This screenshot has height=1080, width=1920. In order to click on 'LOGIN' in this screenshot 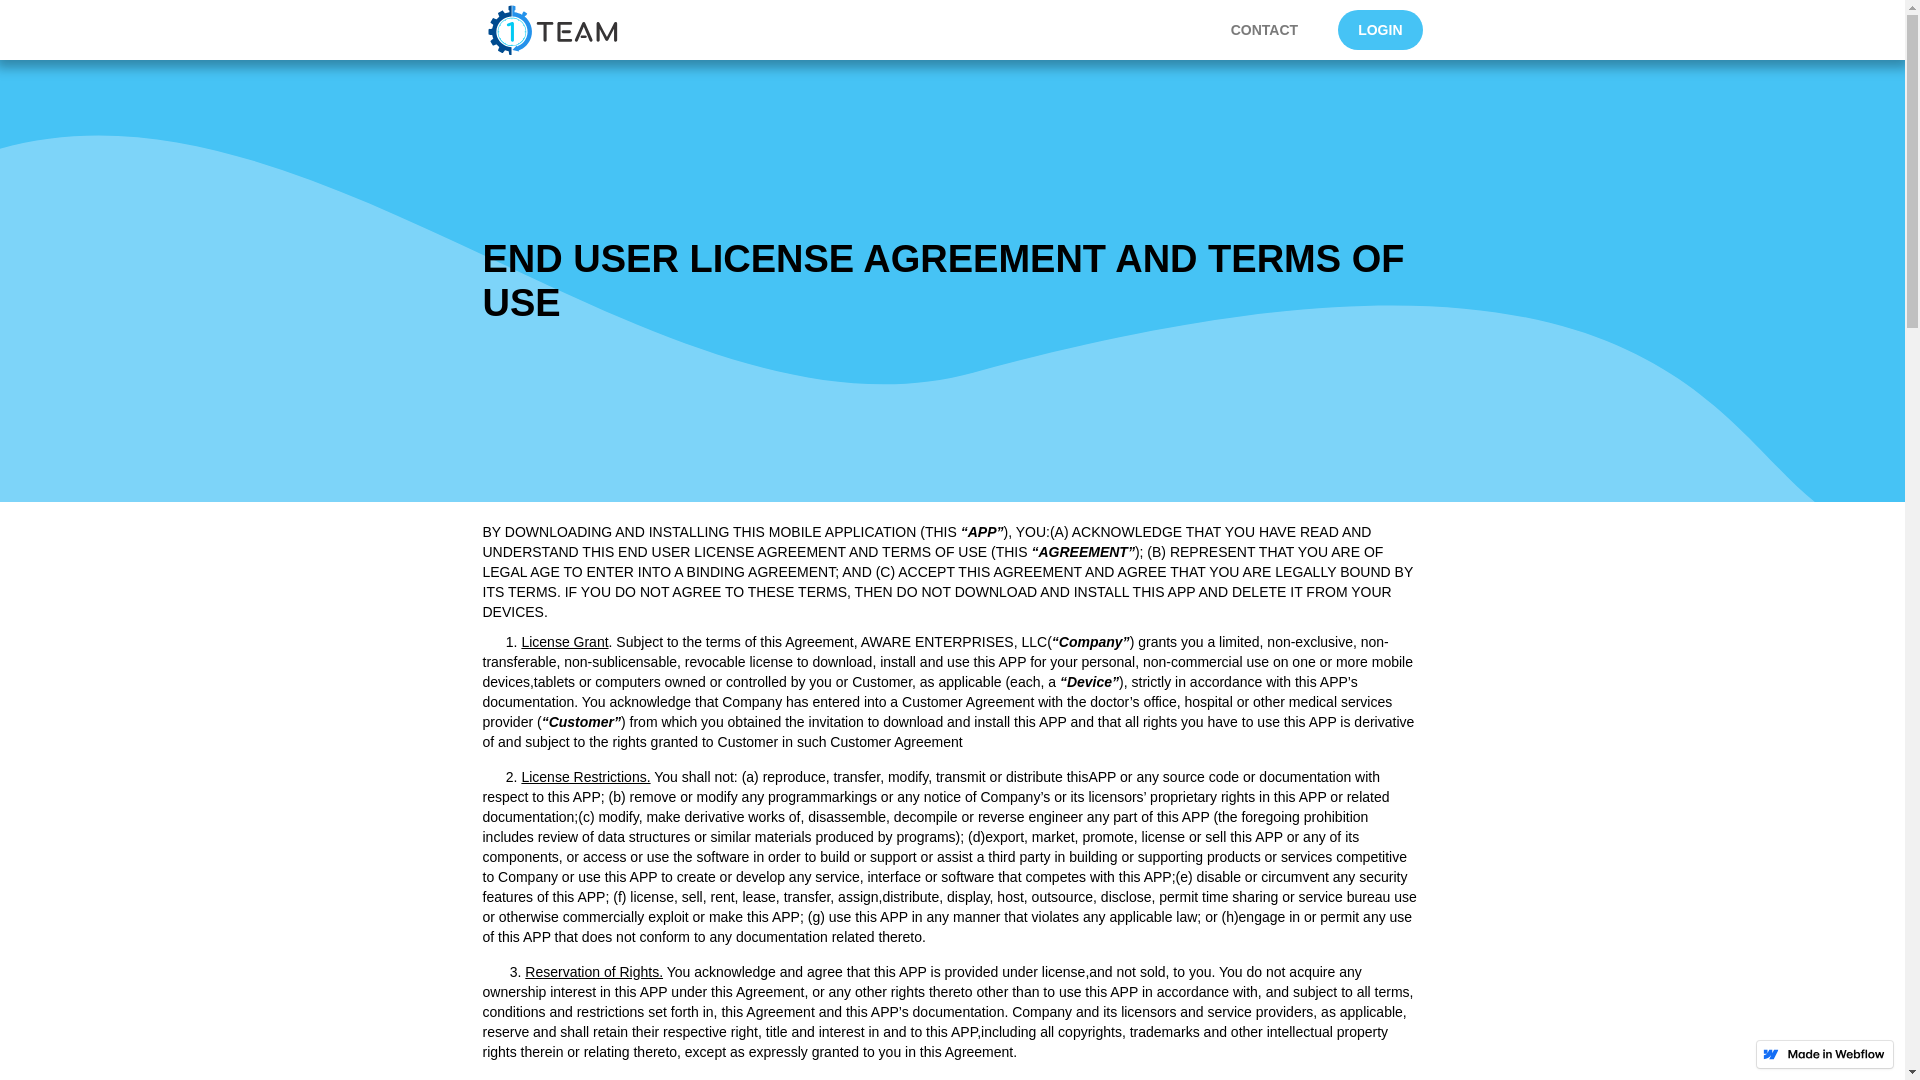, I will do `click(1379, 30)`.